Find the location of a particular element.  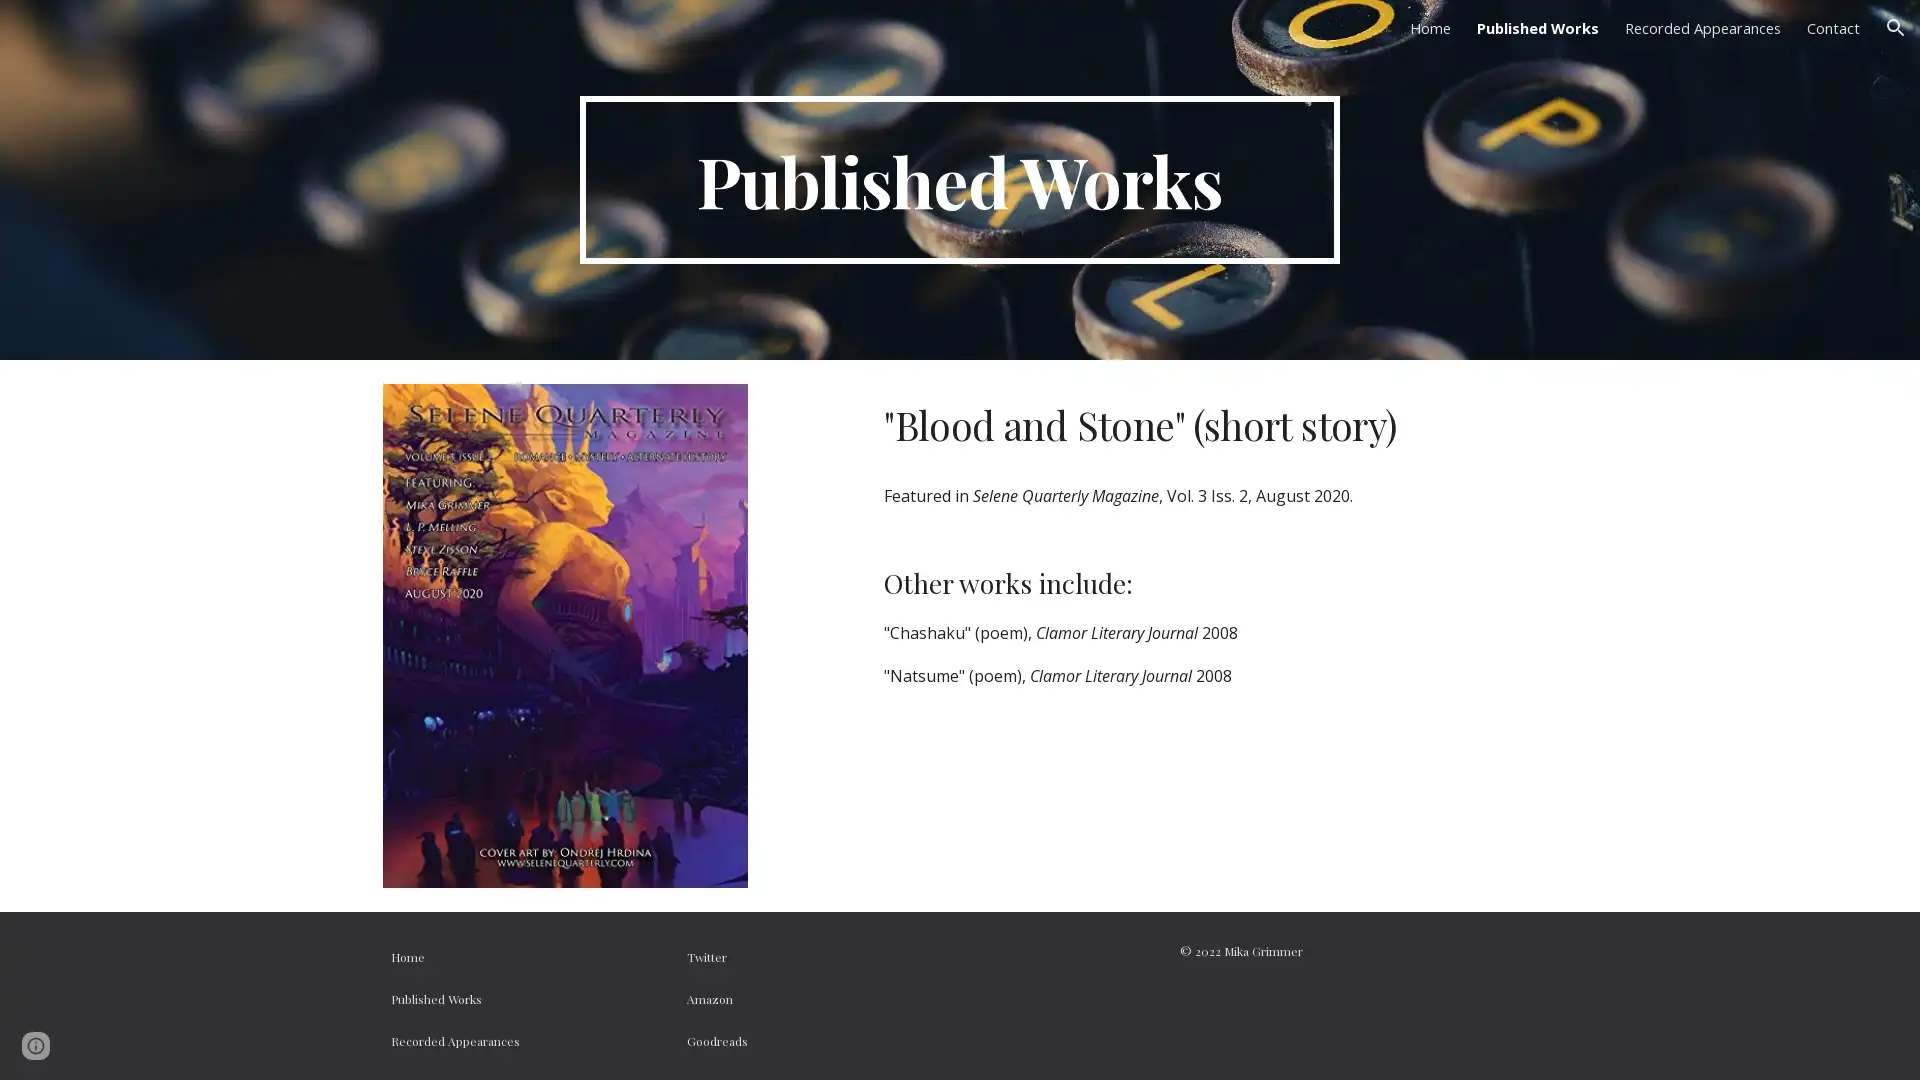

Report abuse is located at coordinates (183, 1044).